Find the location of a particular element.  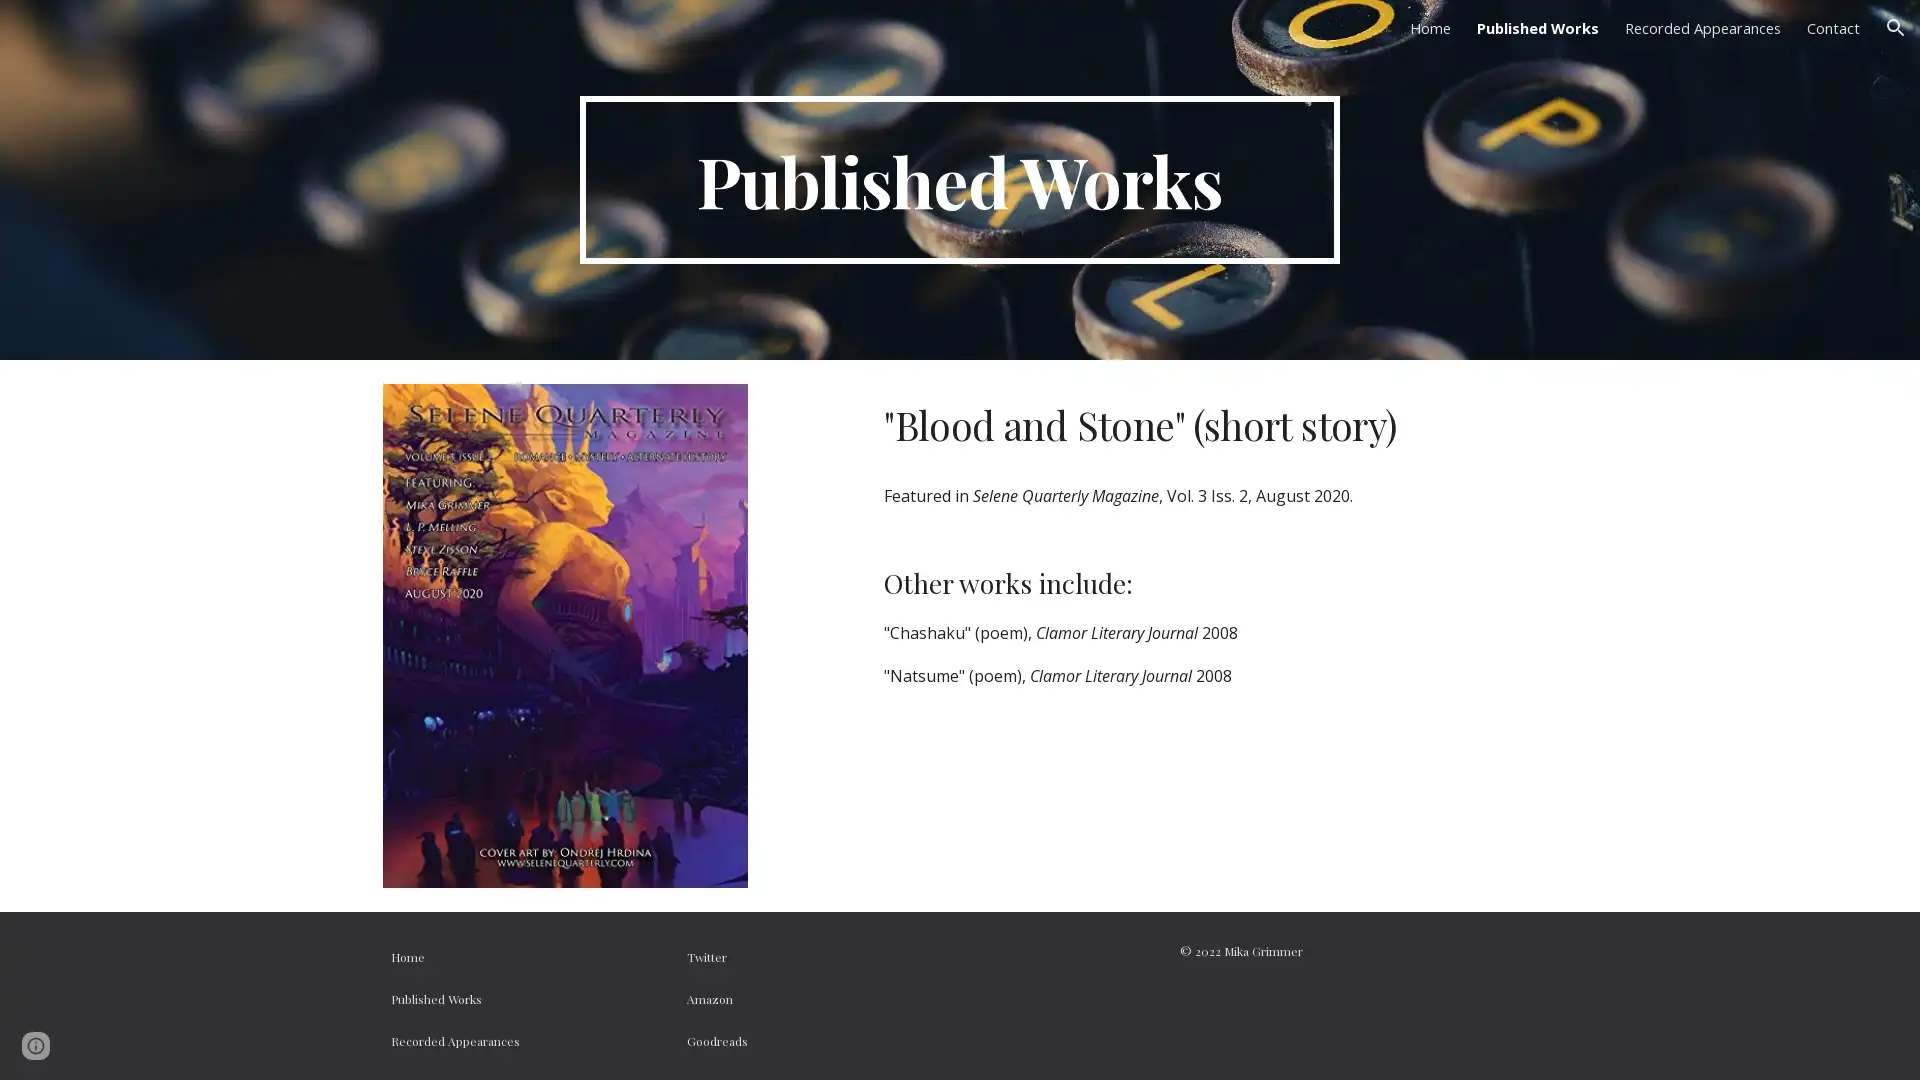

Report abuse is located at coordinates (183, 1044).